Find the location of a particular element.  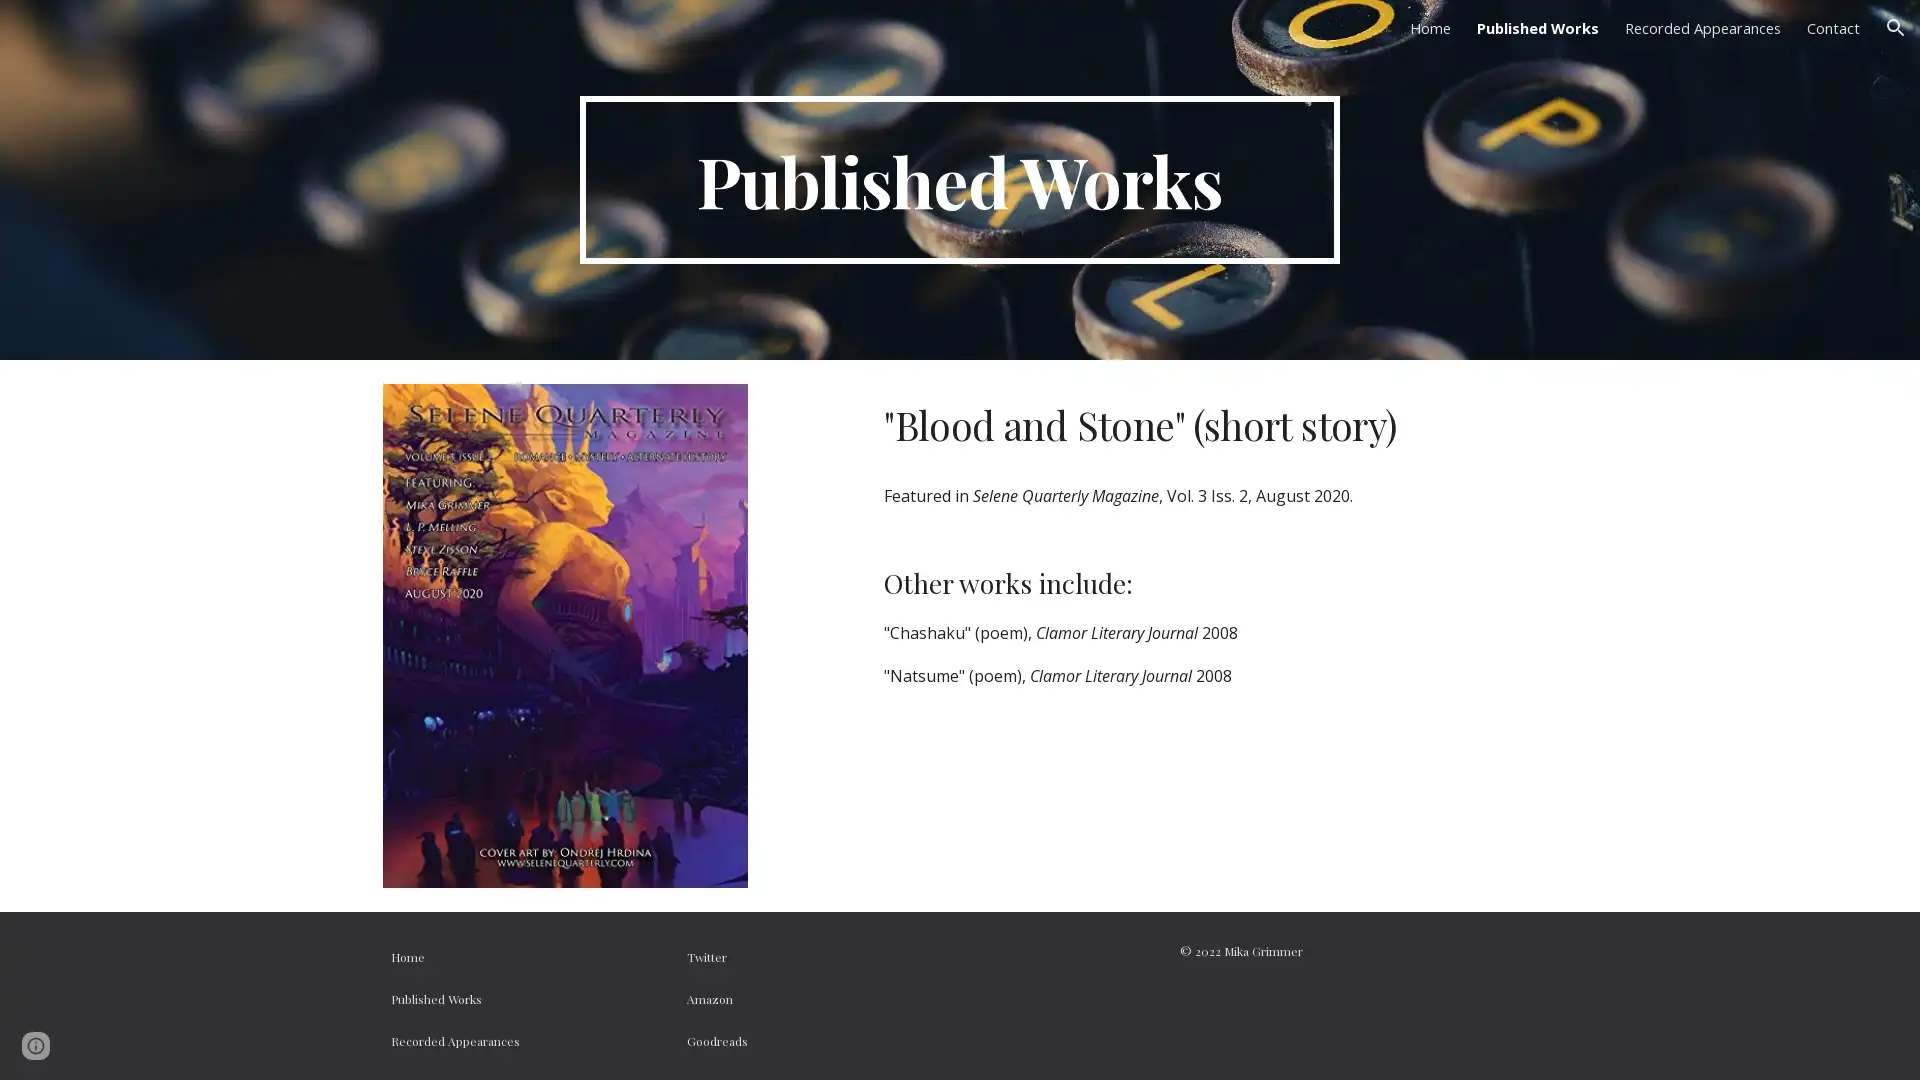

Report abuse is located at coordinates (183, 1044).